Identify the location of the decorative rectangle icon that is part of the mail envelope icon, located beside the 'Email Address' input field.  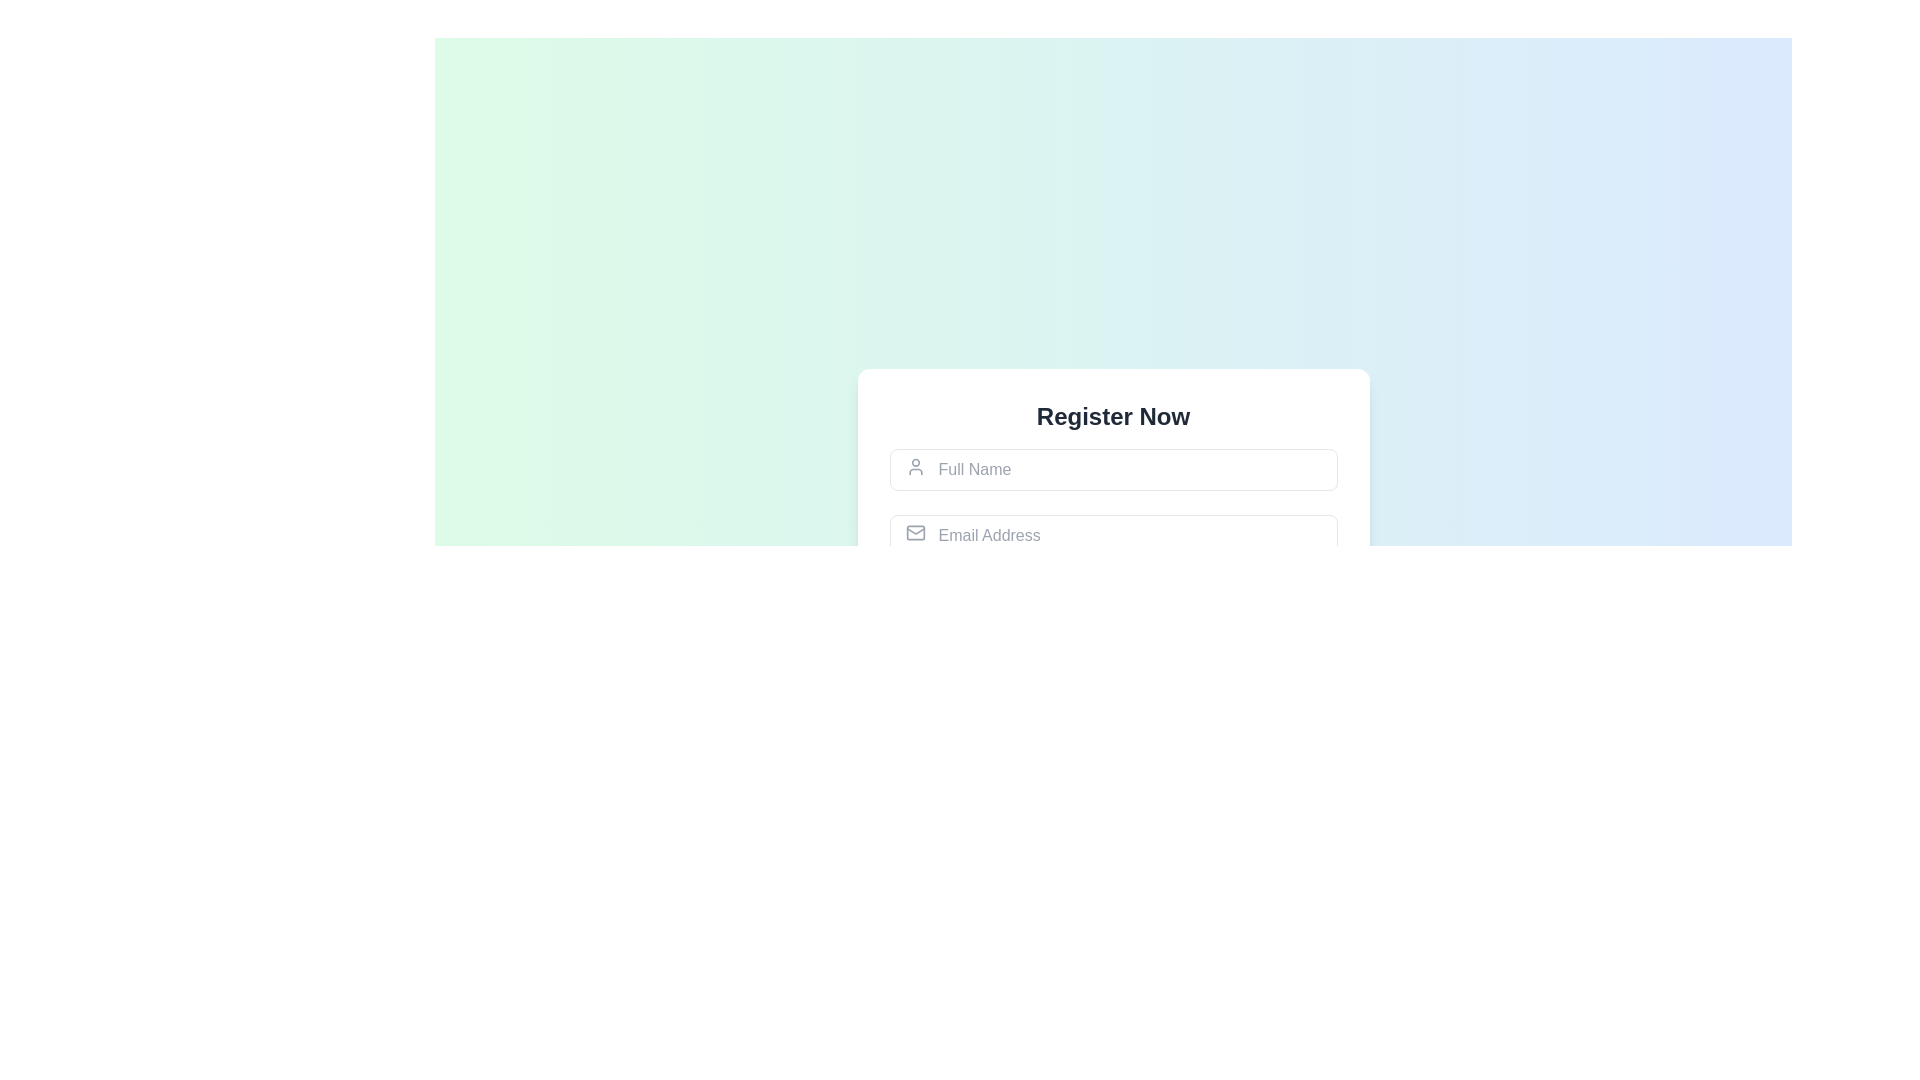
(914, 531).